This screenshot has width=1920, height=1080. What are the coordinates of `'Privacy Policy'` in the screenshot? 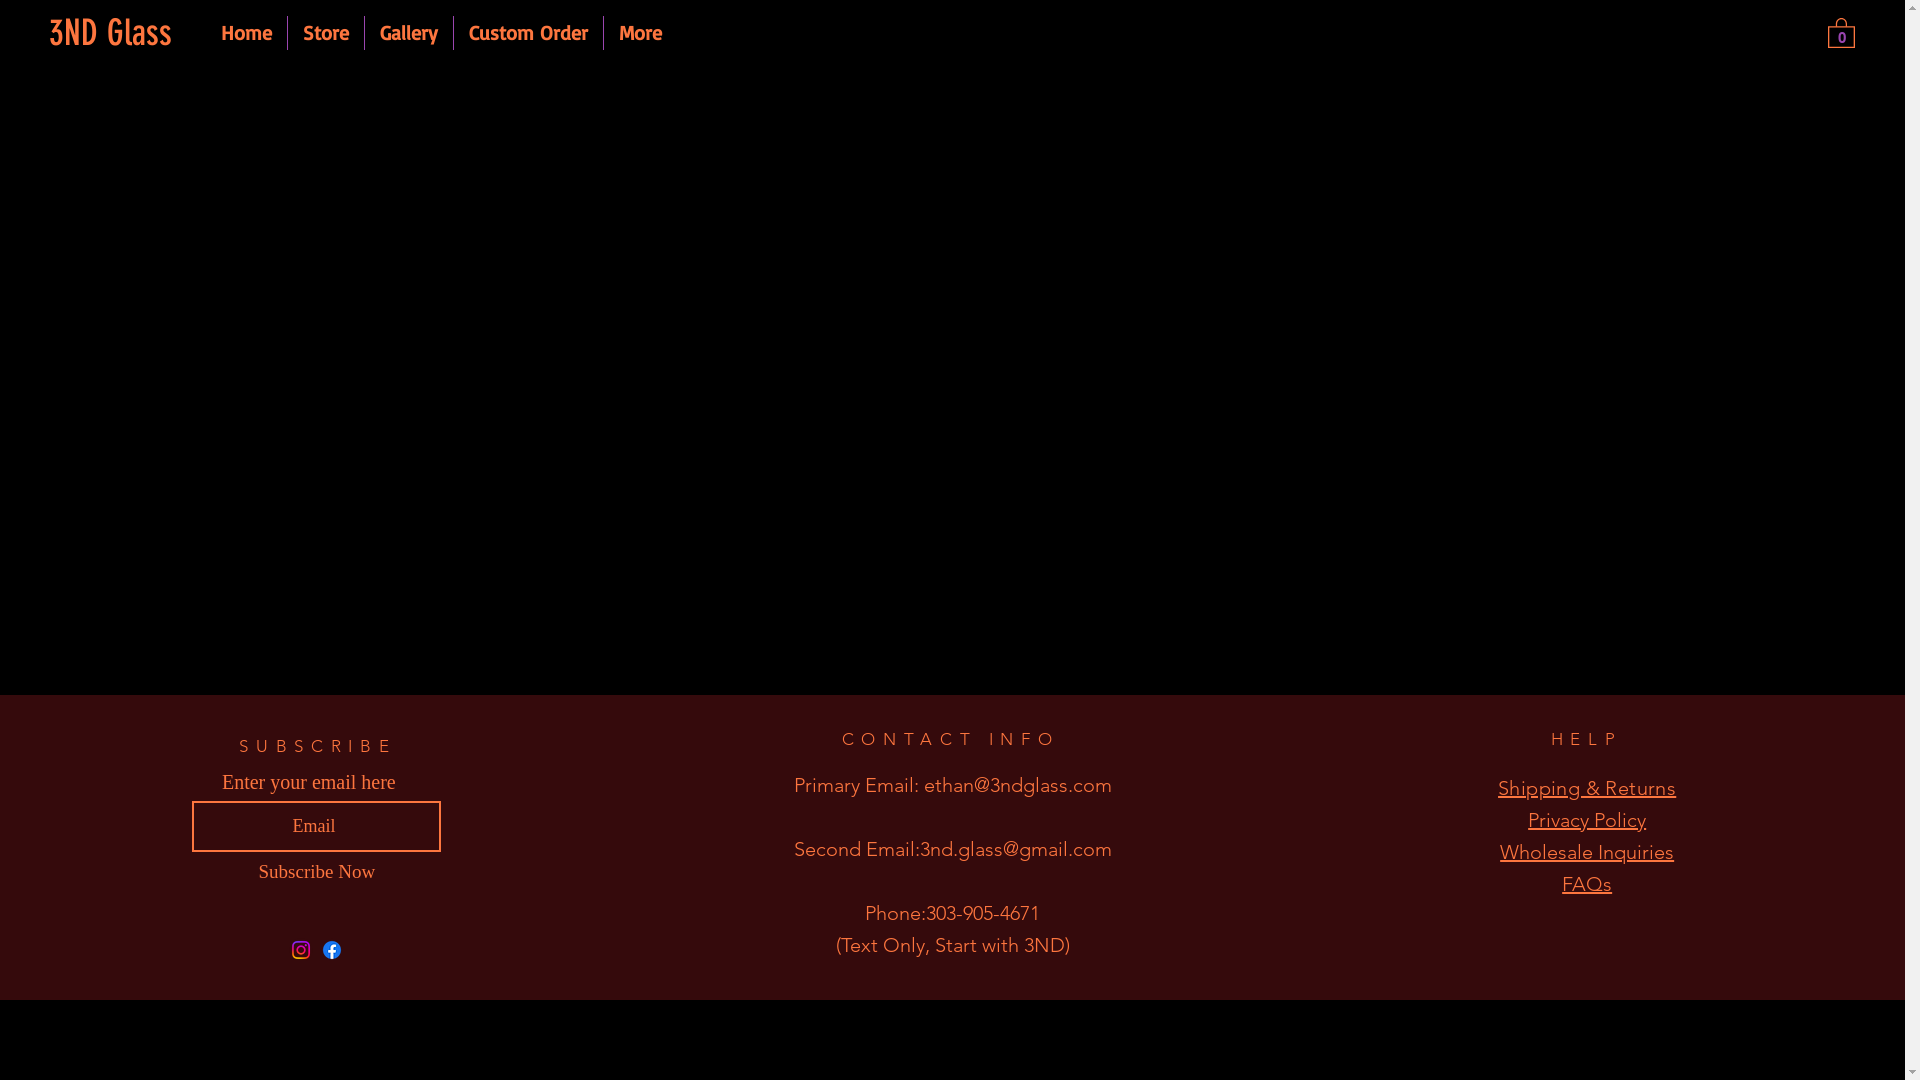 It's located at (1586, 820).